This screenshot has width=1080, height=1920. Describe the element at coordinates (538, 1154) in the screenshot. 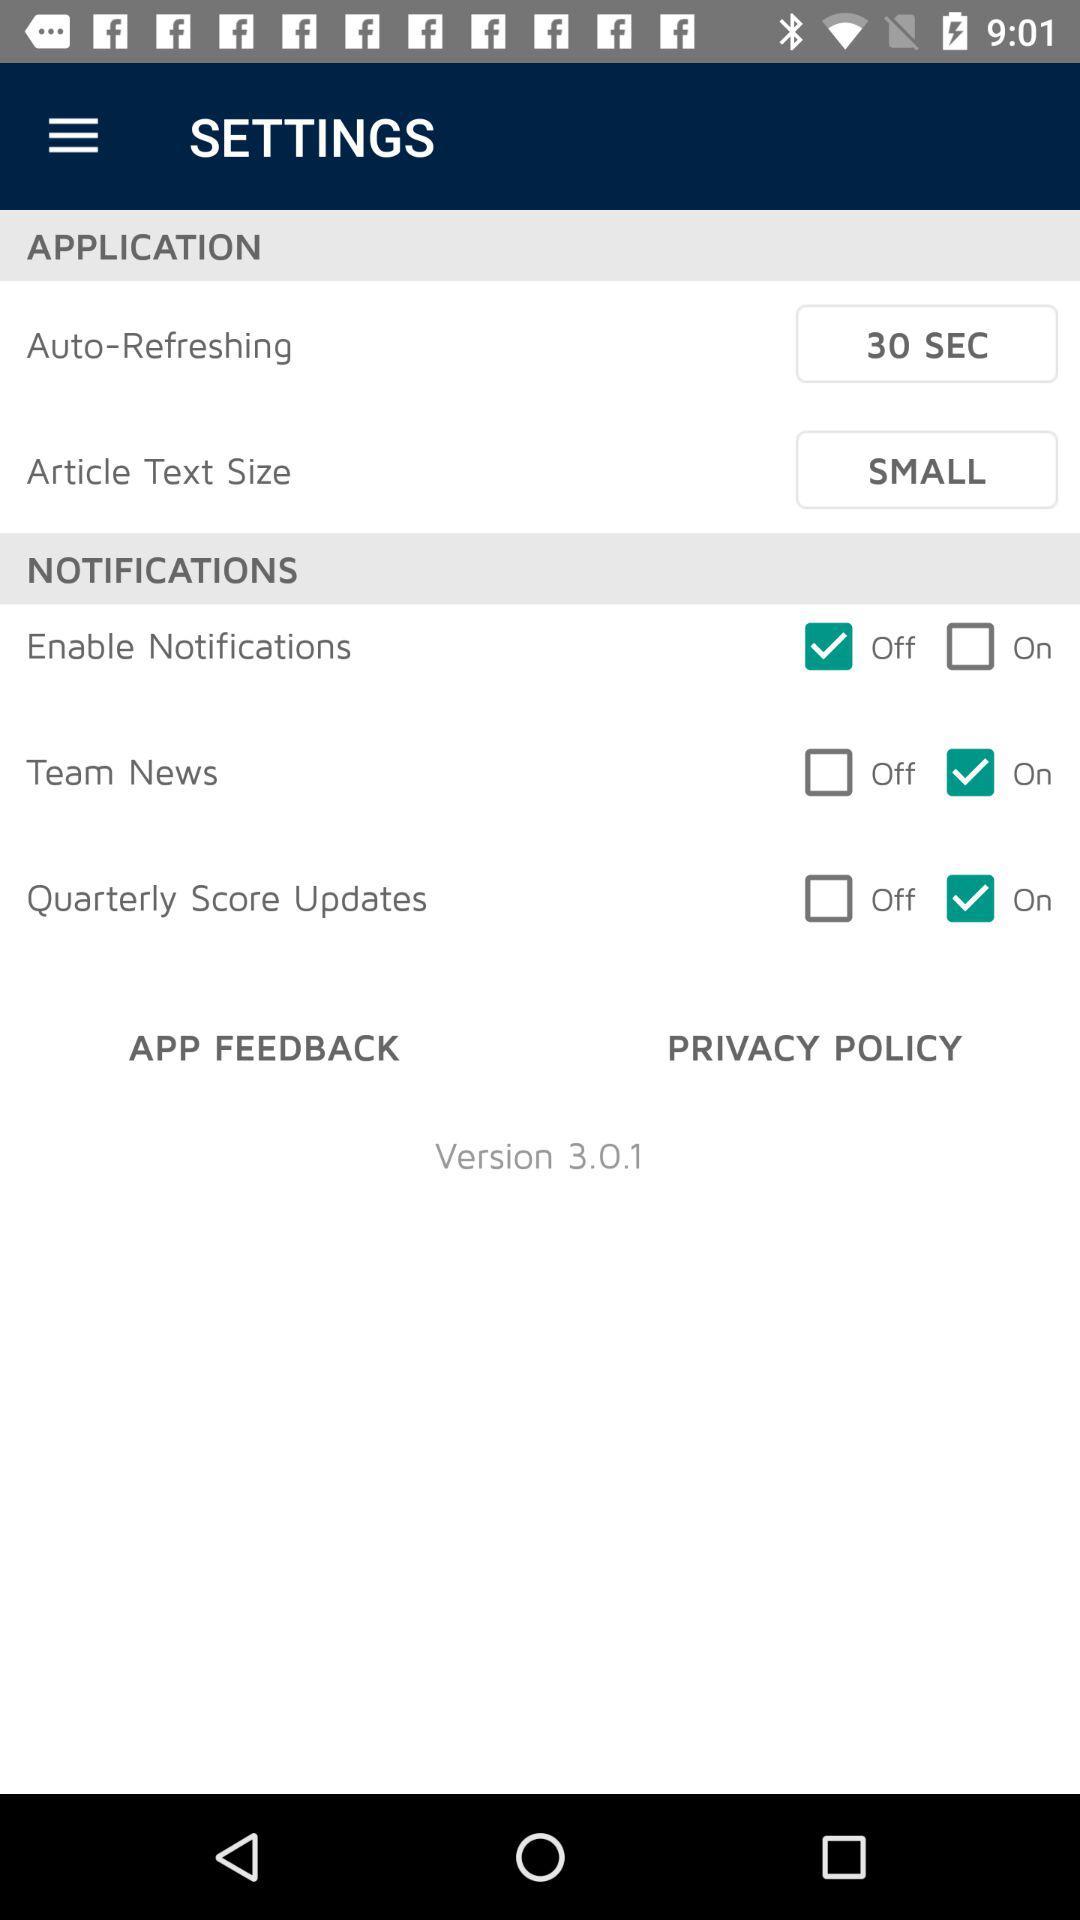

I see `item below the app feedback item` at that location.